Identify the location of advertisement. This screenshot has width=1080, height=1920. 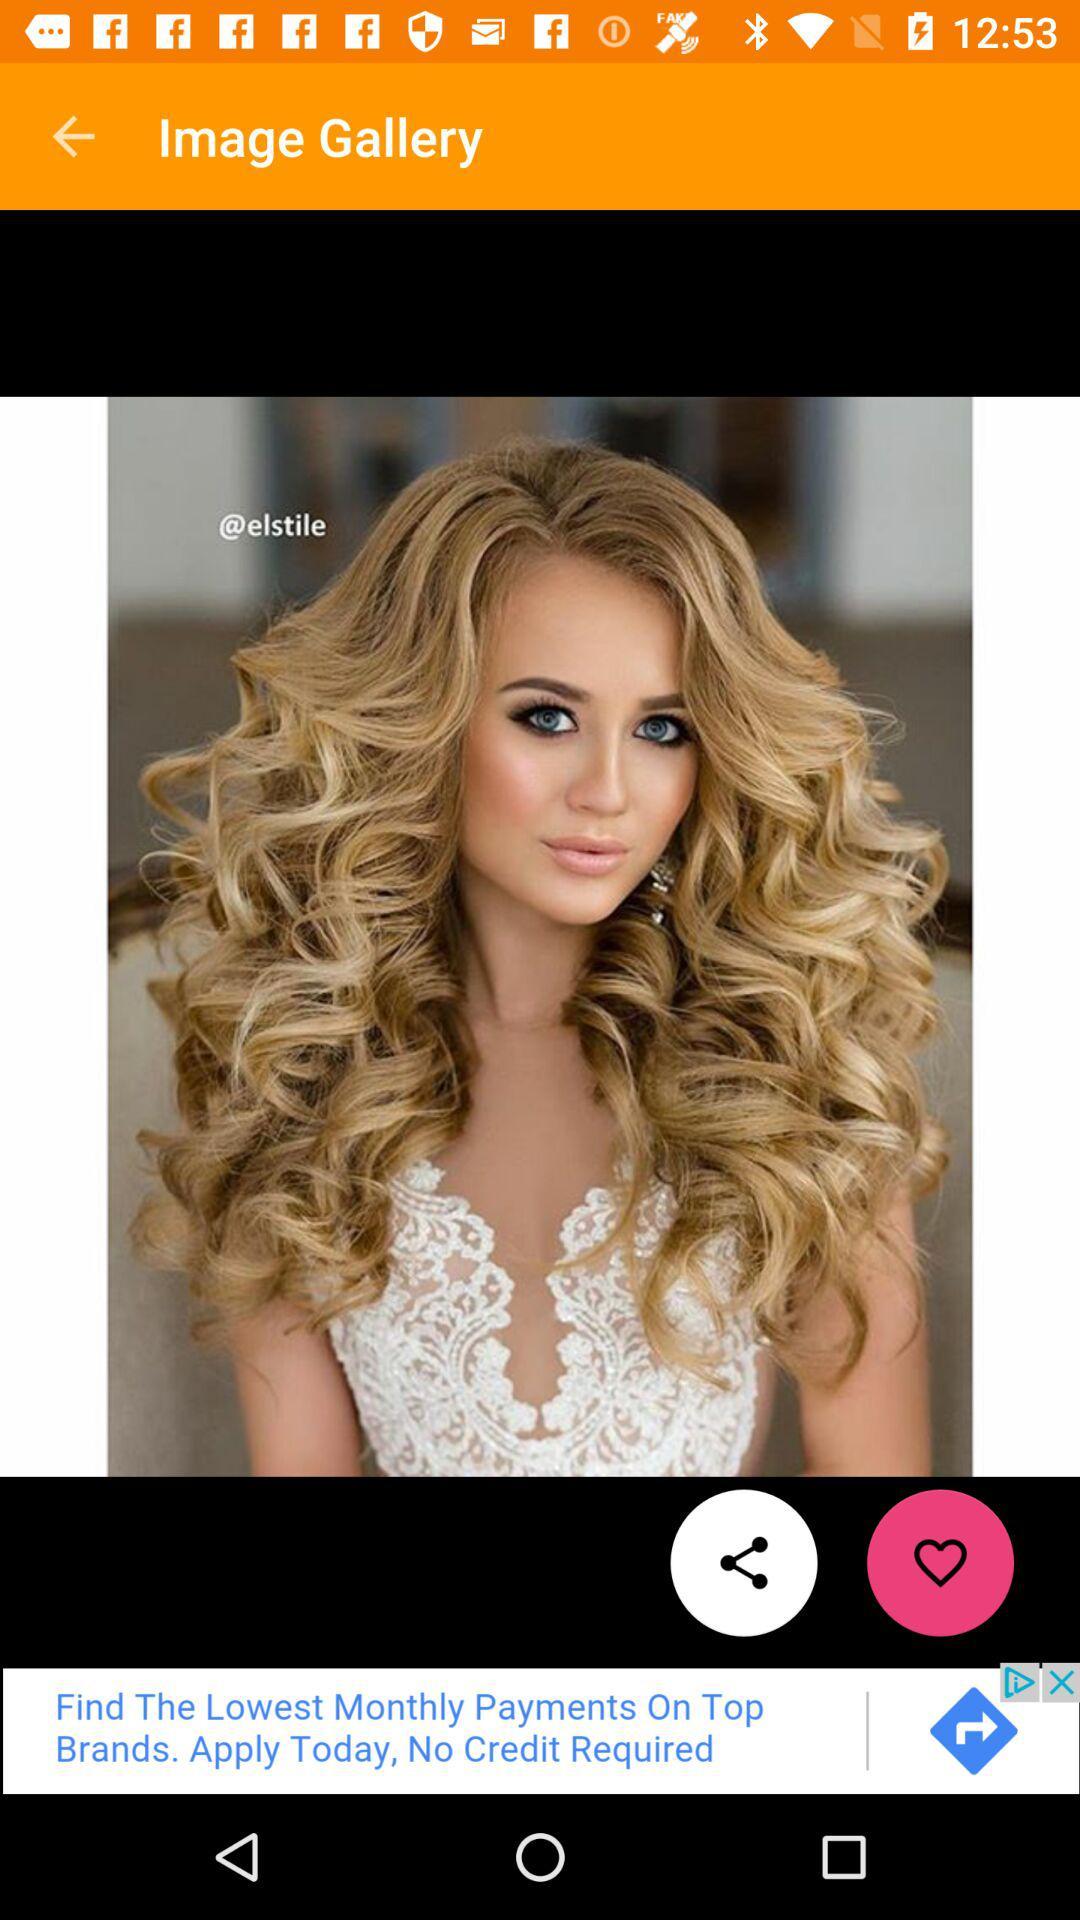
(540, 1727).